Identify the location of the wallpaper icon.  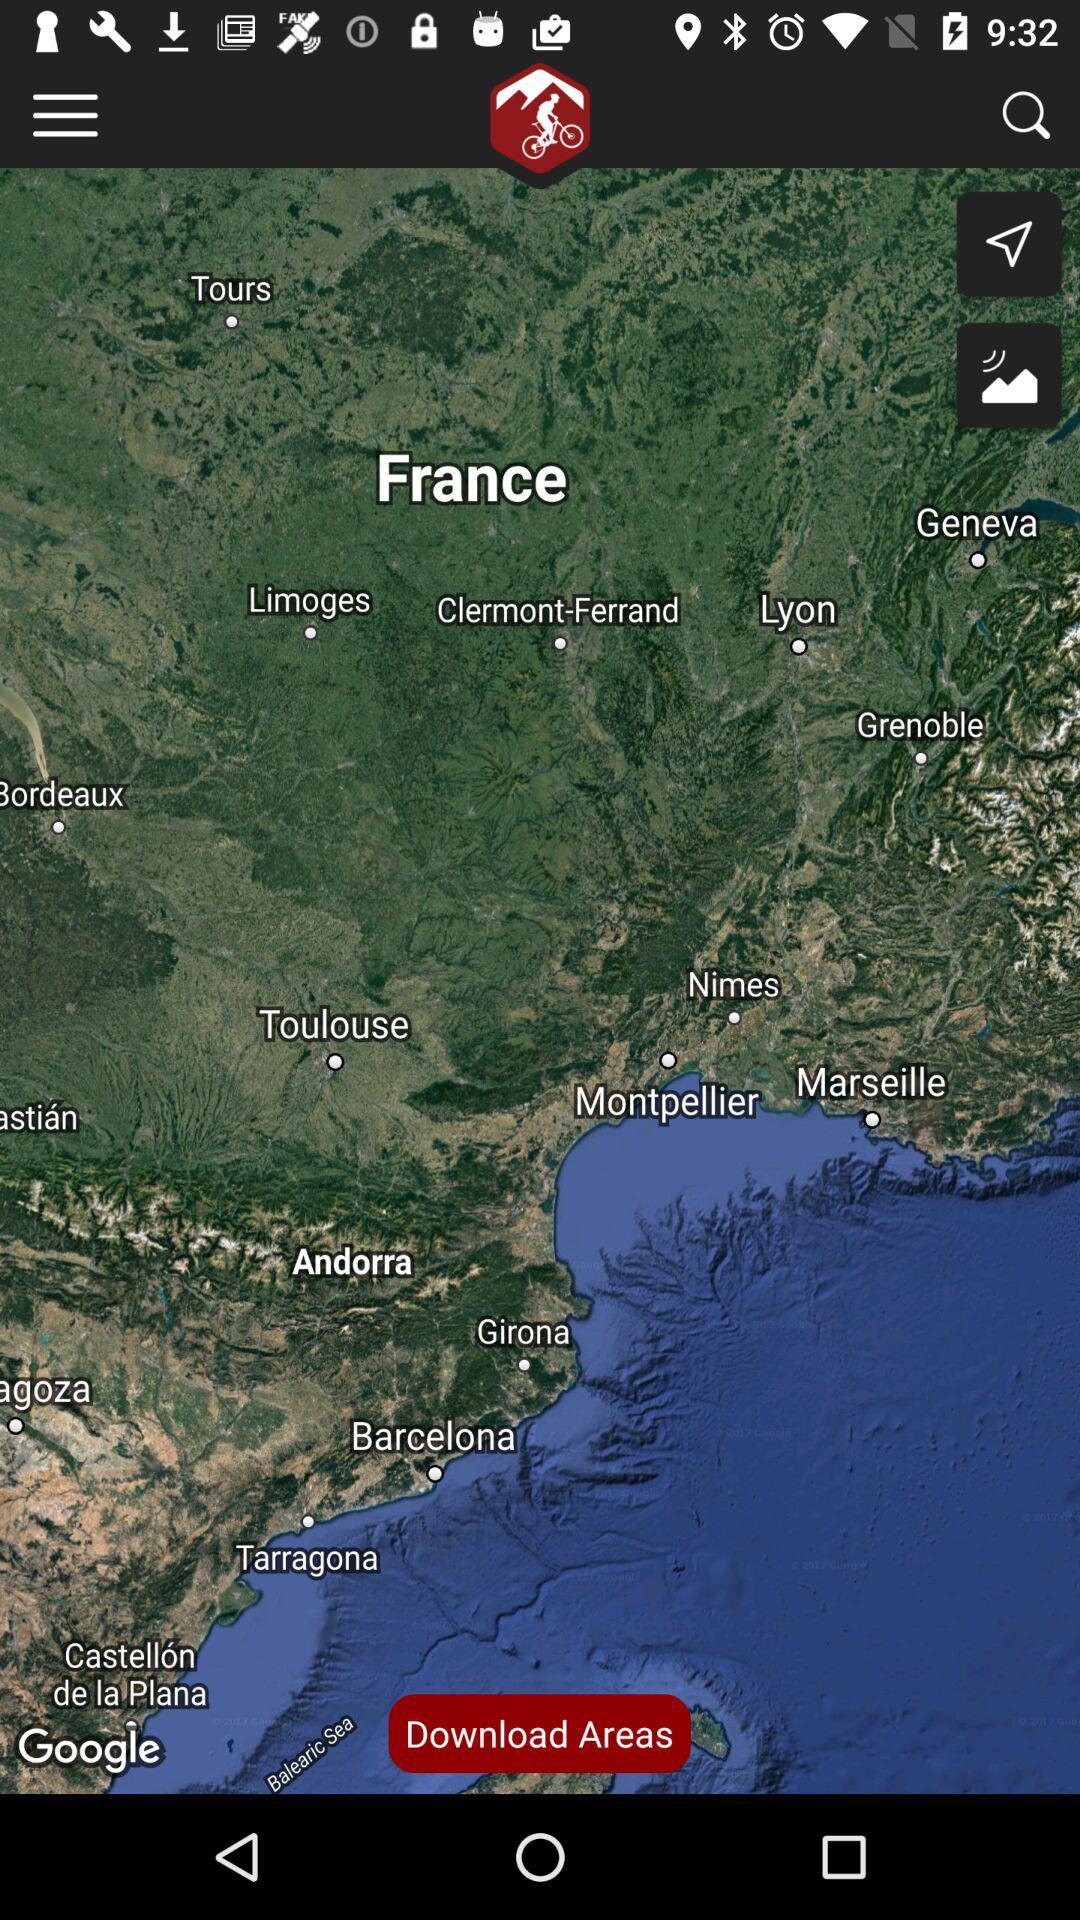
(1009, 380).